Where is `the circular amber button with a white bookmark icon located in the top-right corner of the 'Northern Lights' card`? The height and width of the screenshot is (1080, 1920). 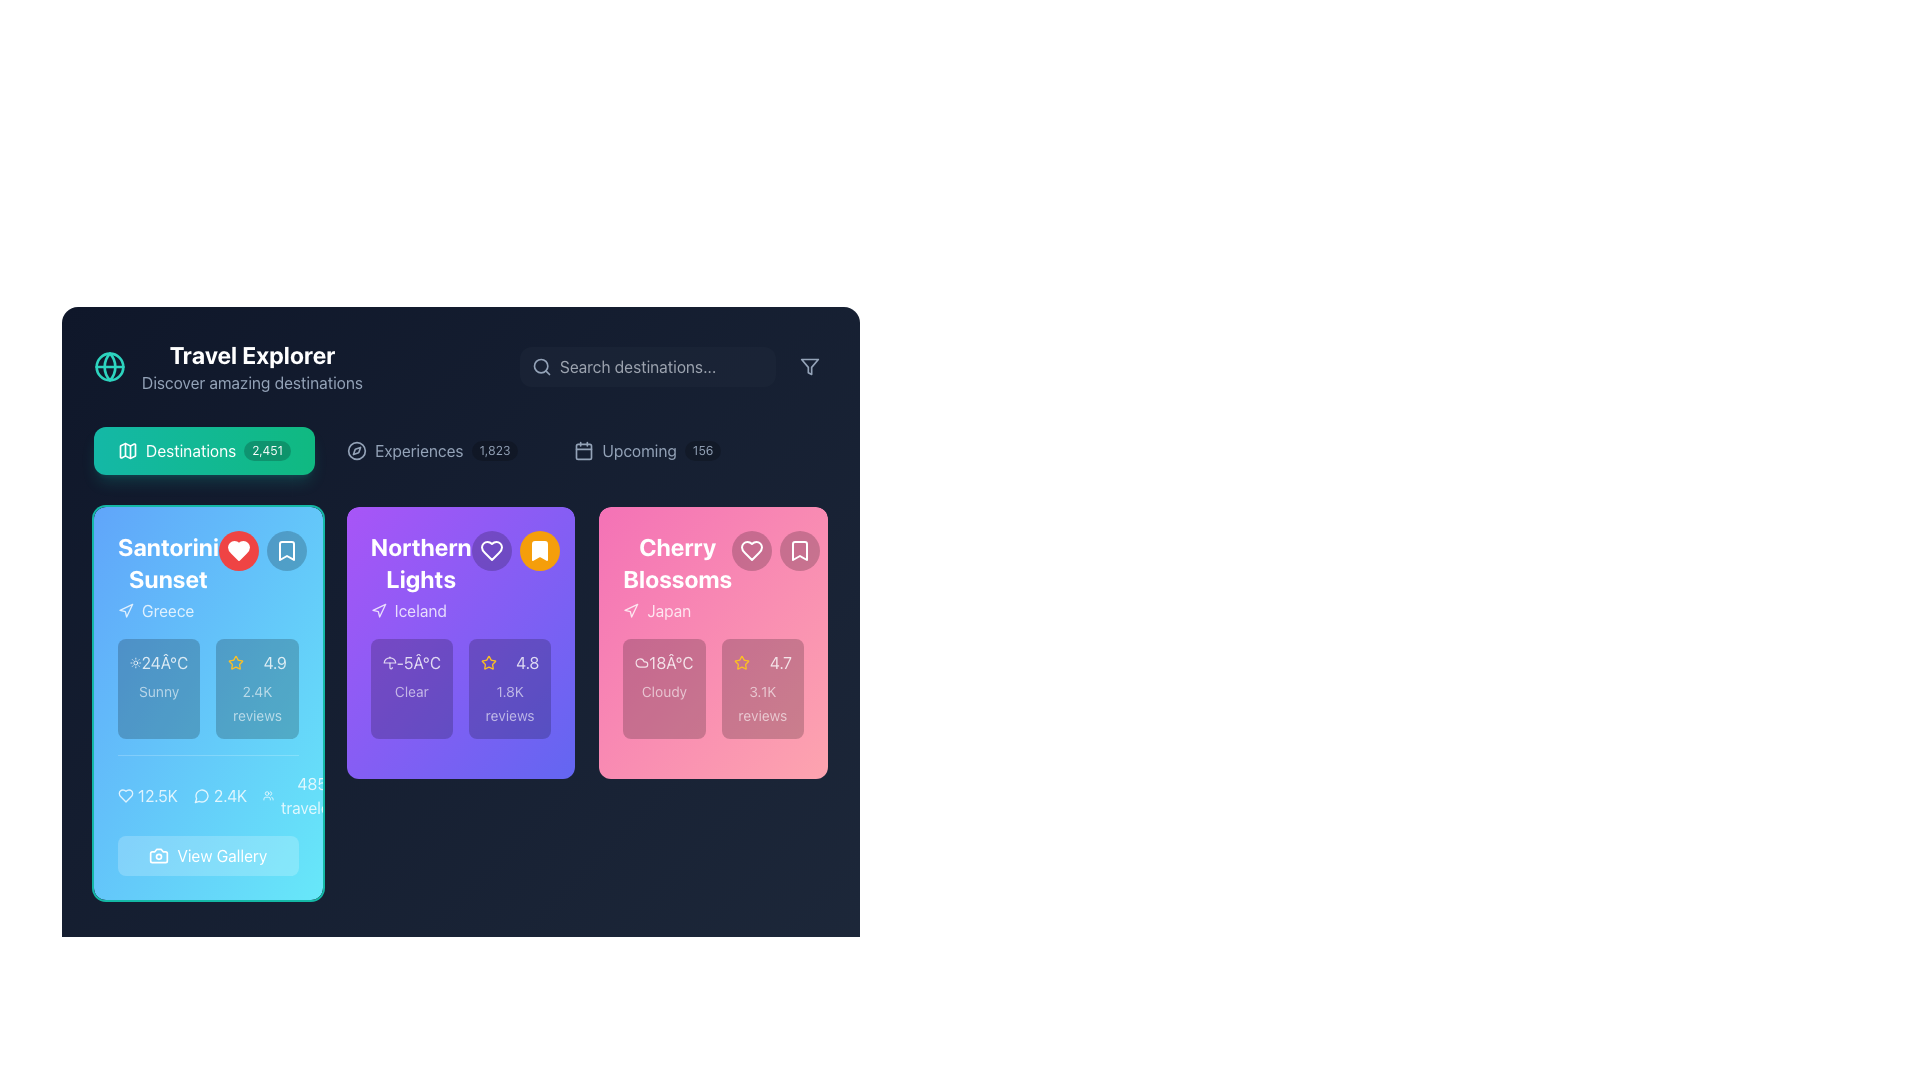
the circular amber button with a white bookmark icon located in the top-right corner of the 'Northern Lights' card is located at coordinates (539, 551).